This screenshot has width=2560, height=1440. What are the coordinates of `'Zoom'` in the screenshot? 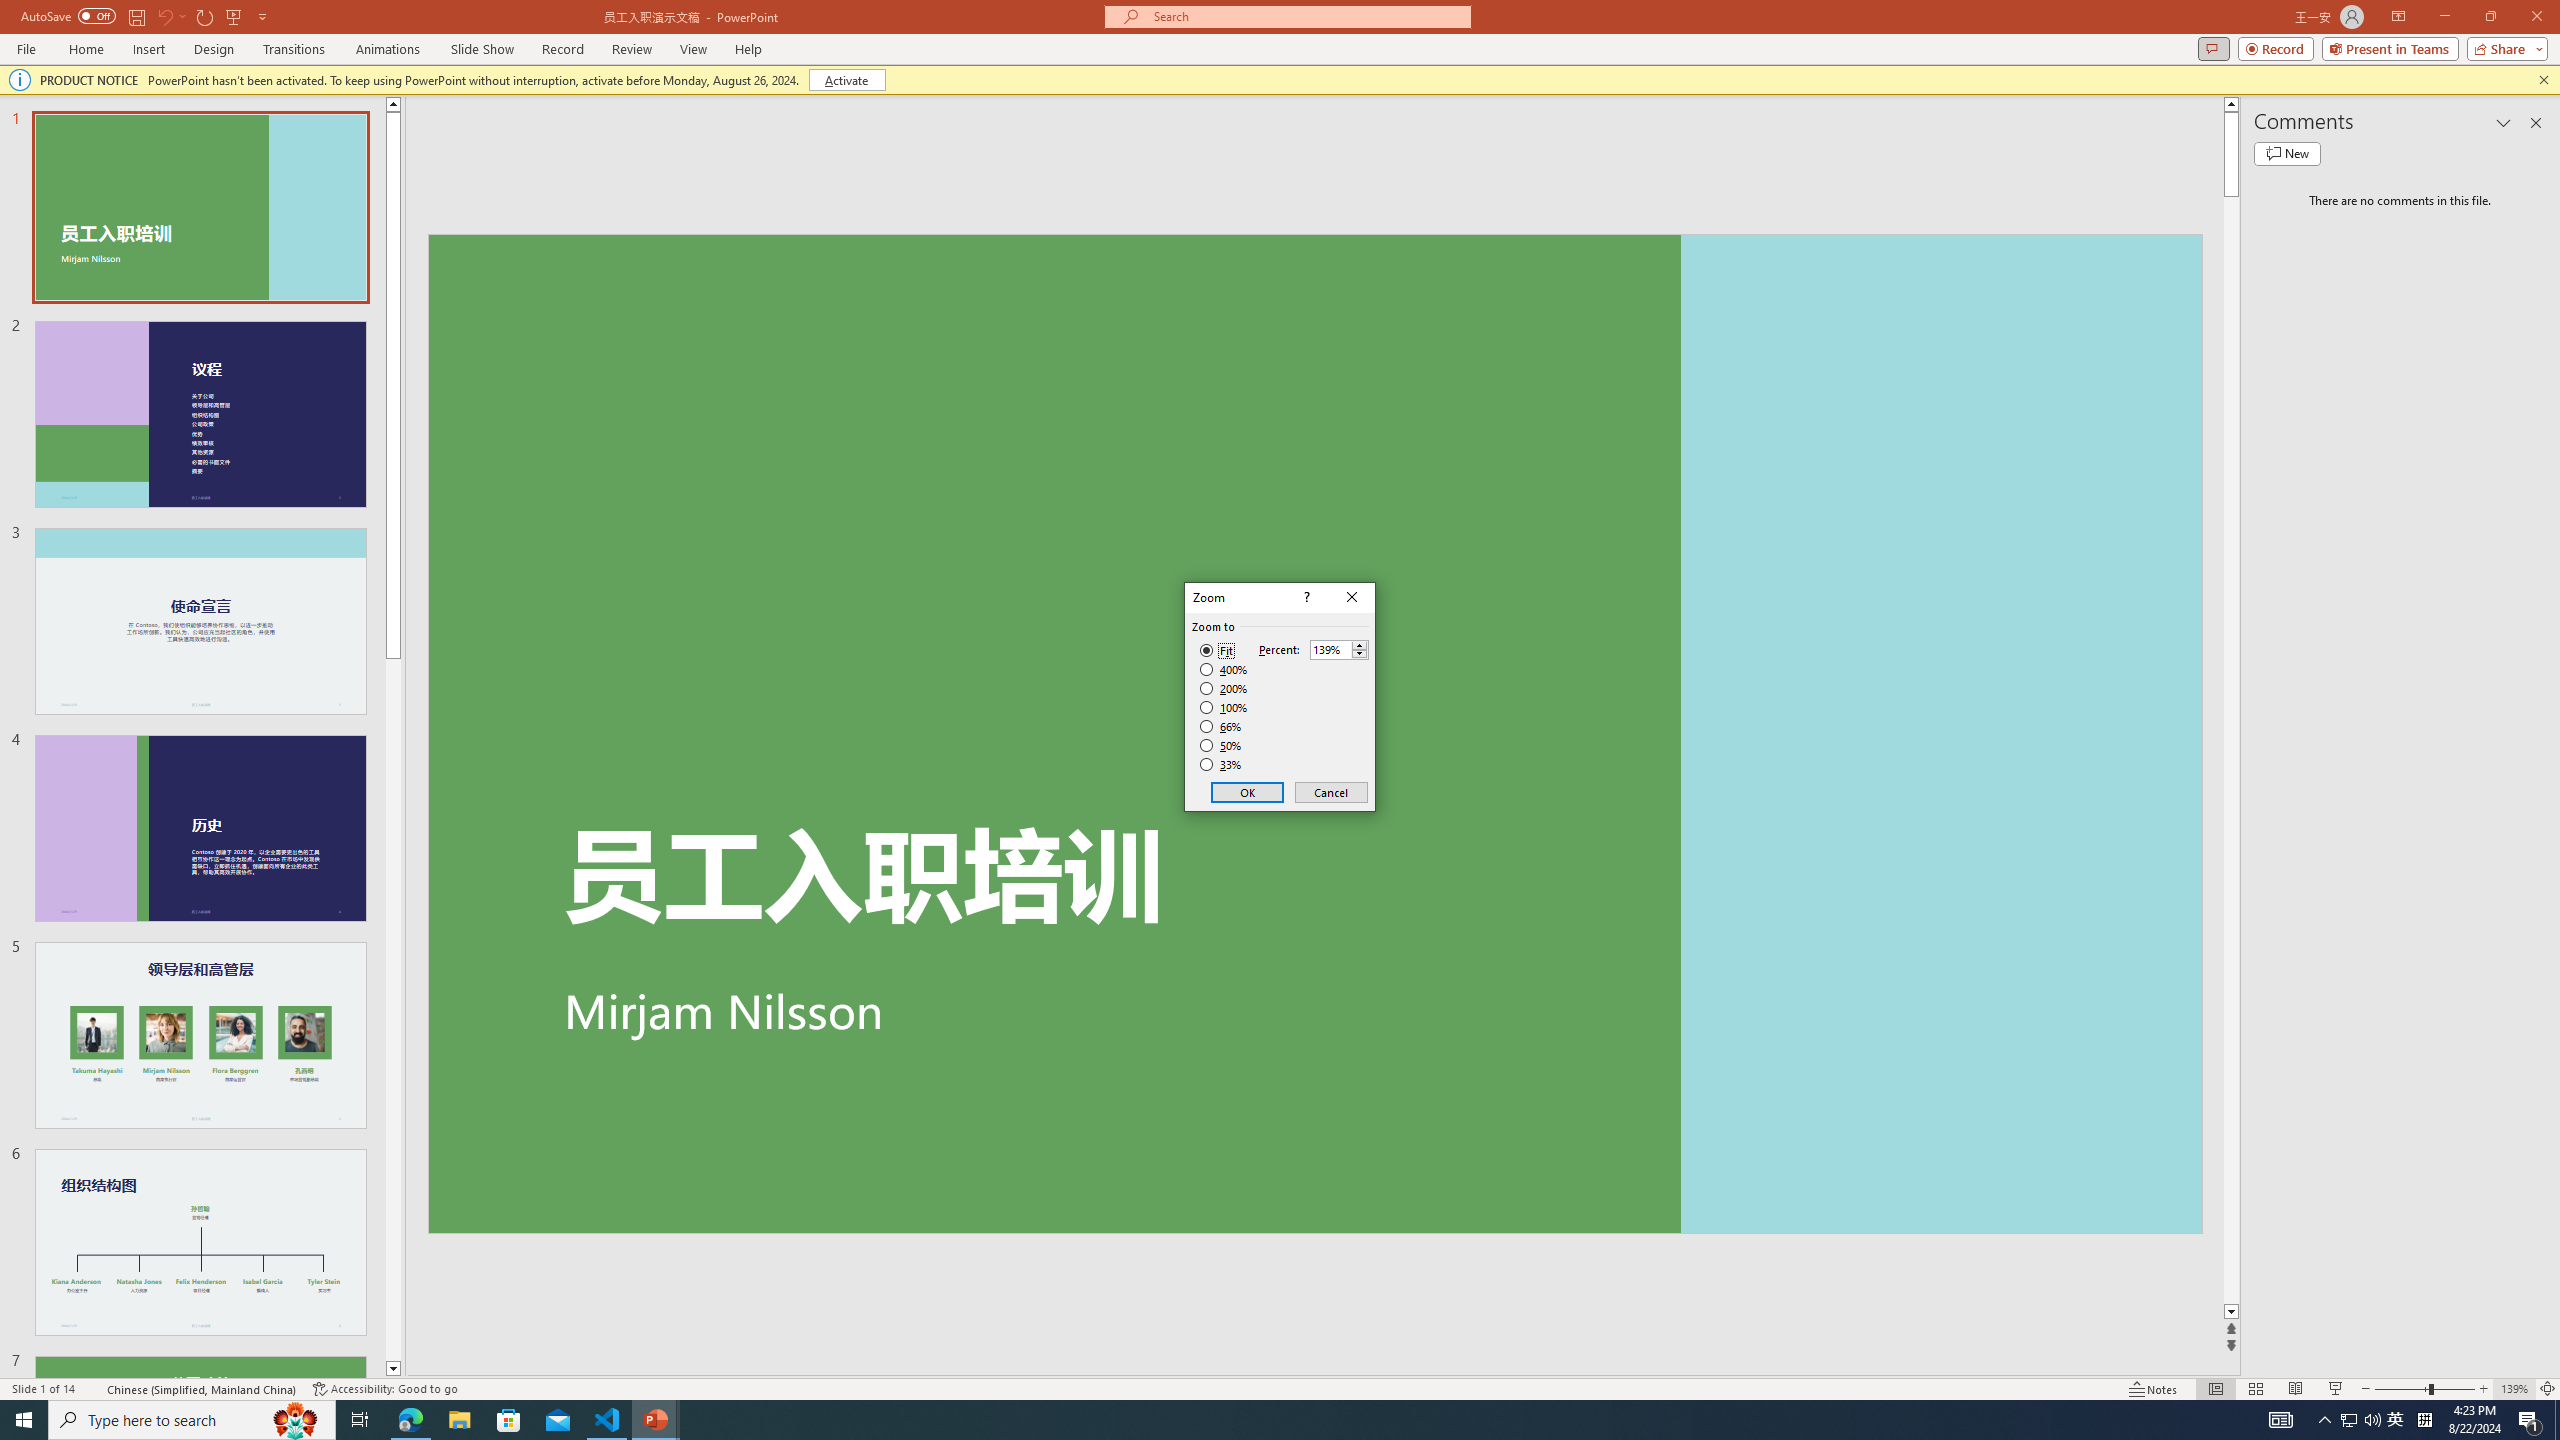 It's located at (2425, 1389).